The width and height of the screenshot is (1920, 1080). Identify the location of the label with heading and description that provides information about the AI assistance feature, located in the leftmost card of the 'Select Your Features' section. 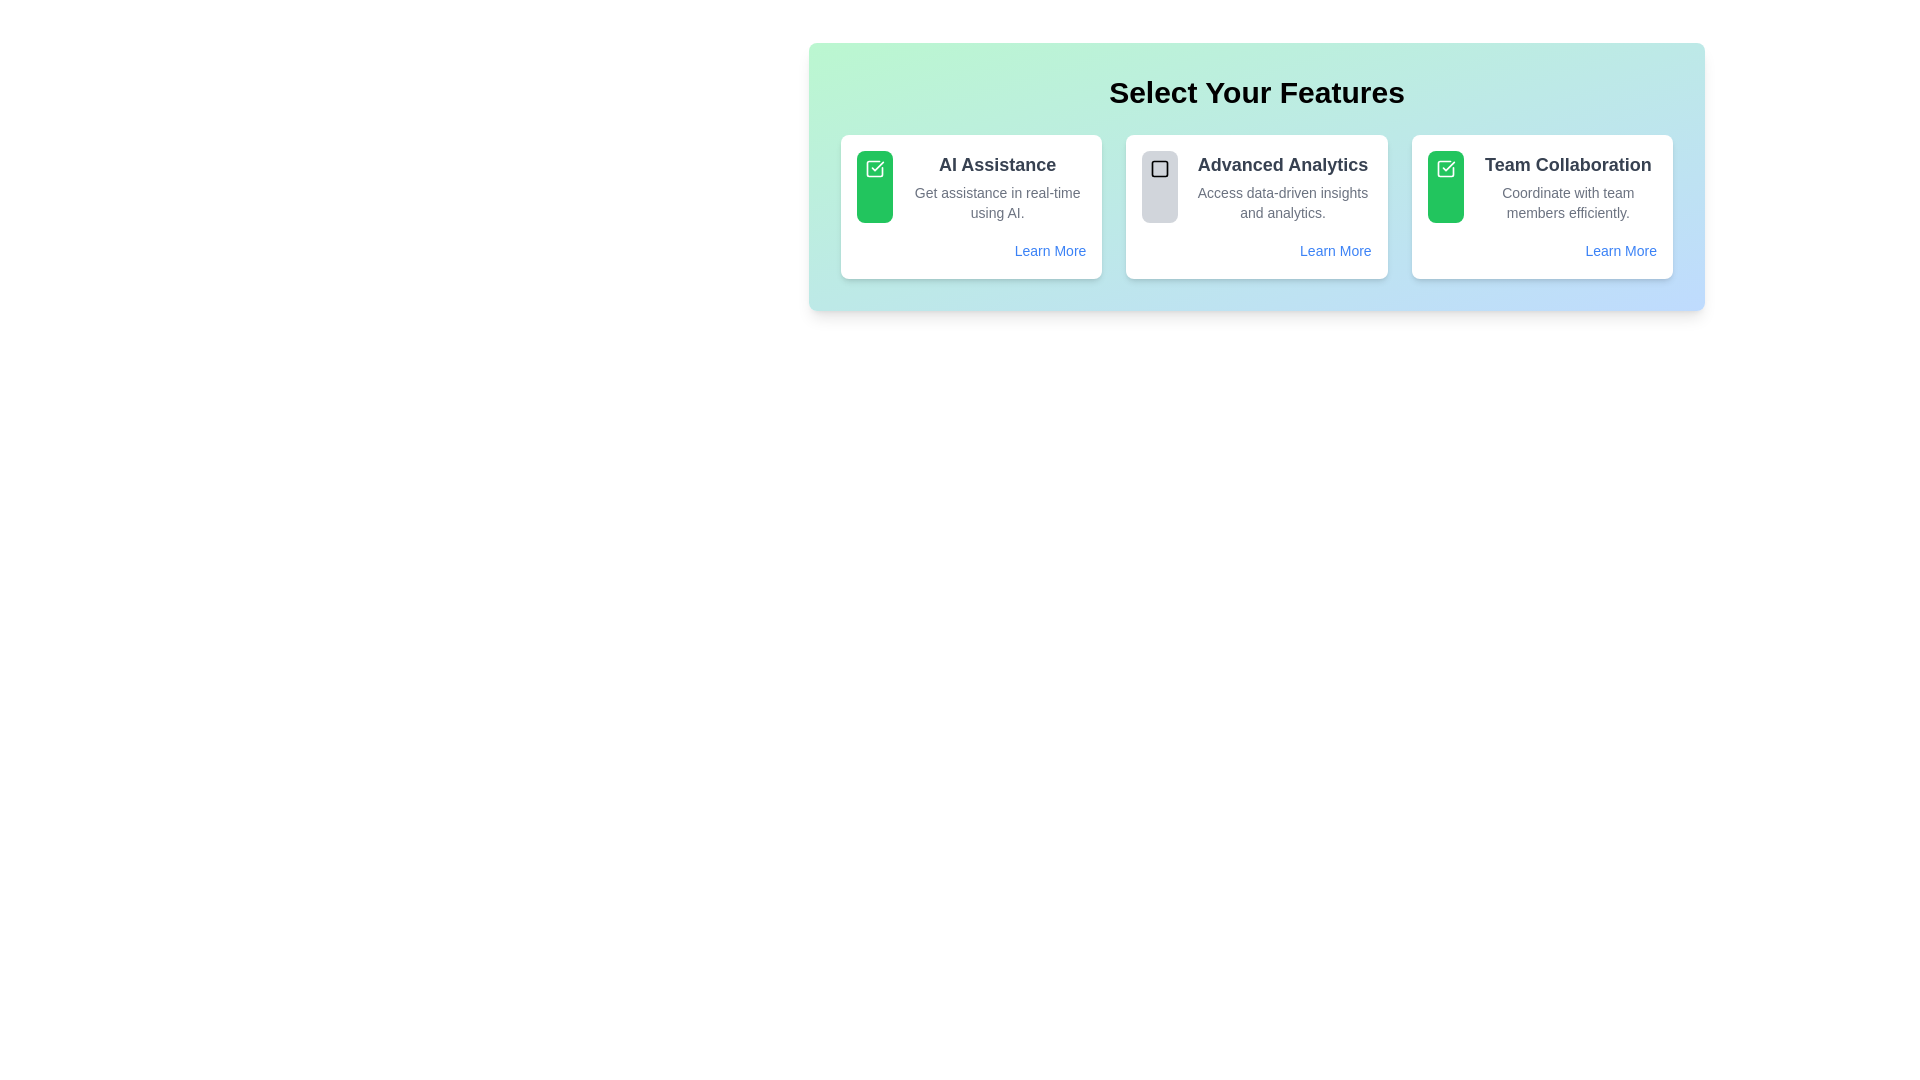
(997, 186).